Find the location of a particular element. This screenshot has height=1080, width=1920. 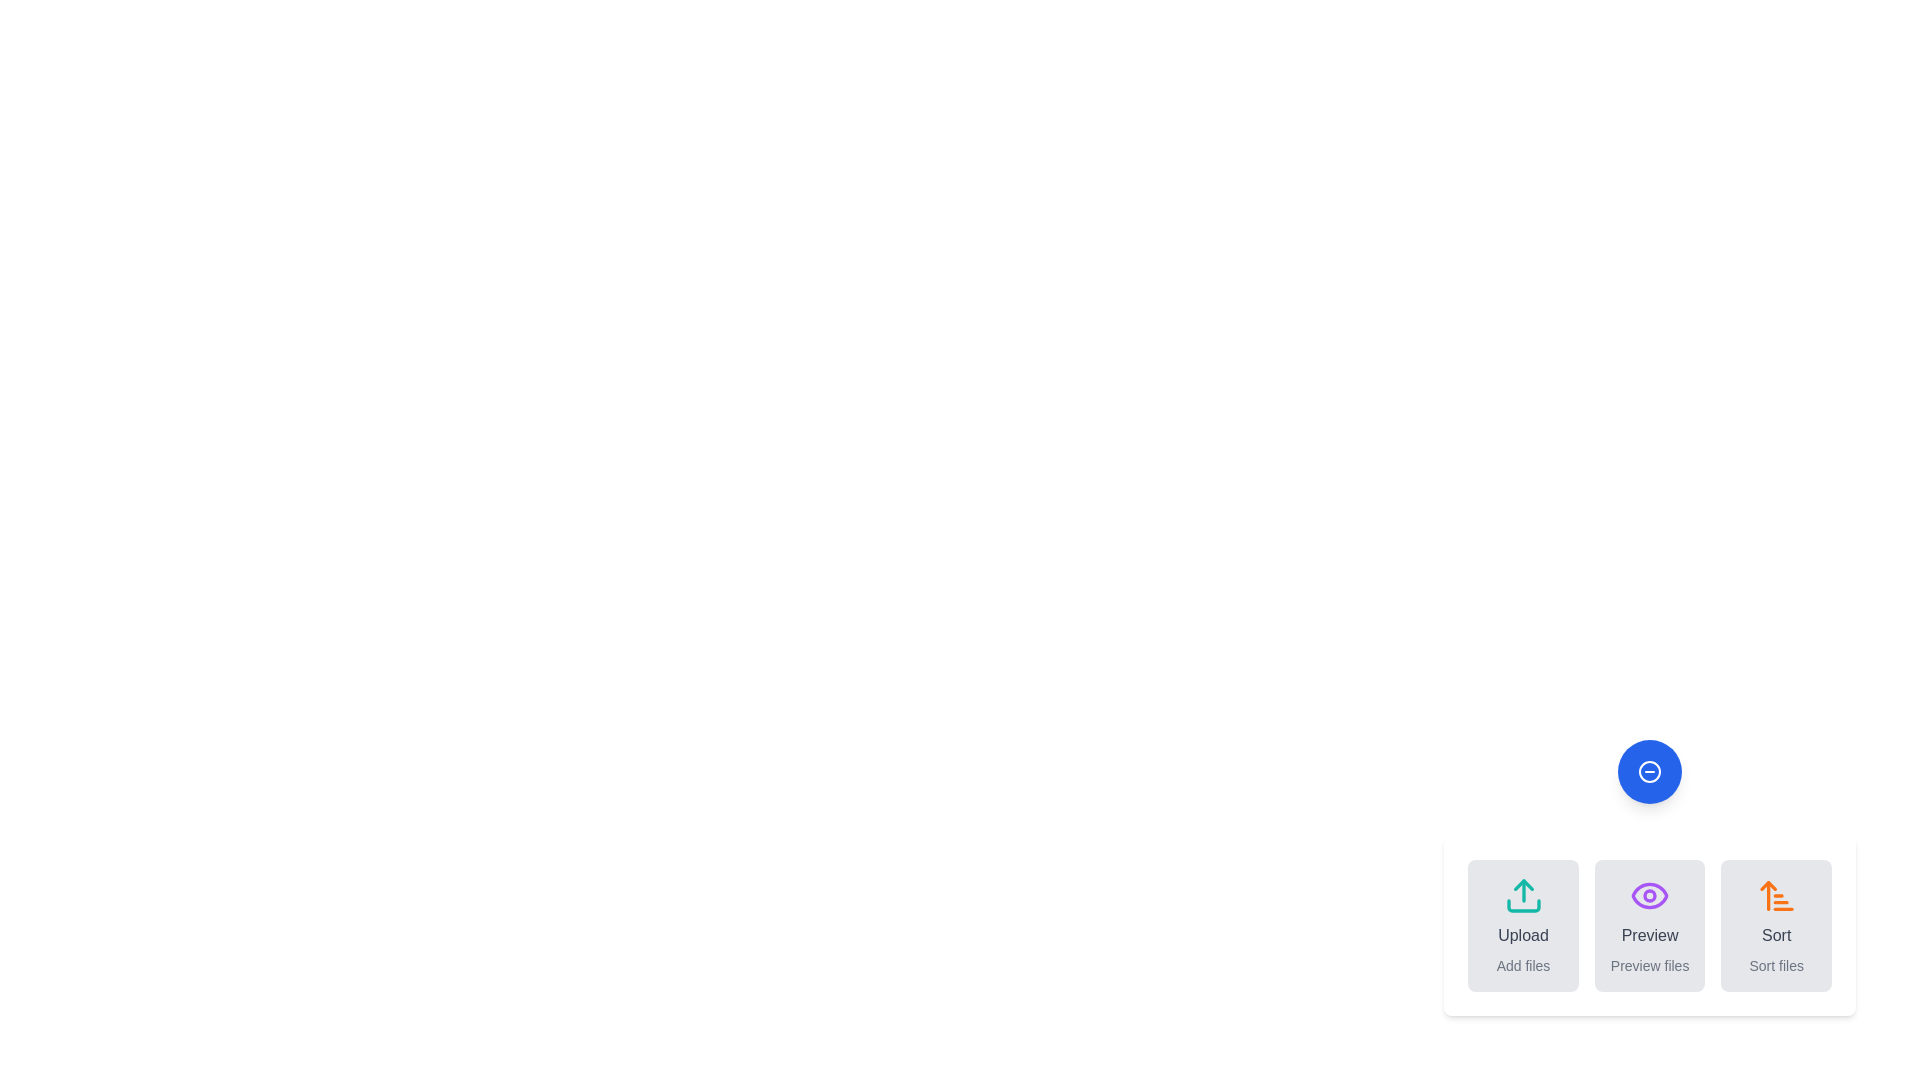

the 'Preview' button to trigger the preview action is located at coordinates (1650, 925).